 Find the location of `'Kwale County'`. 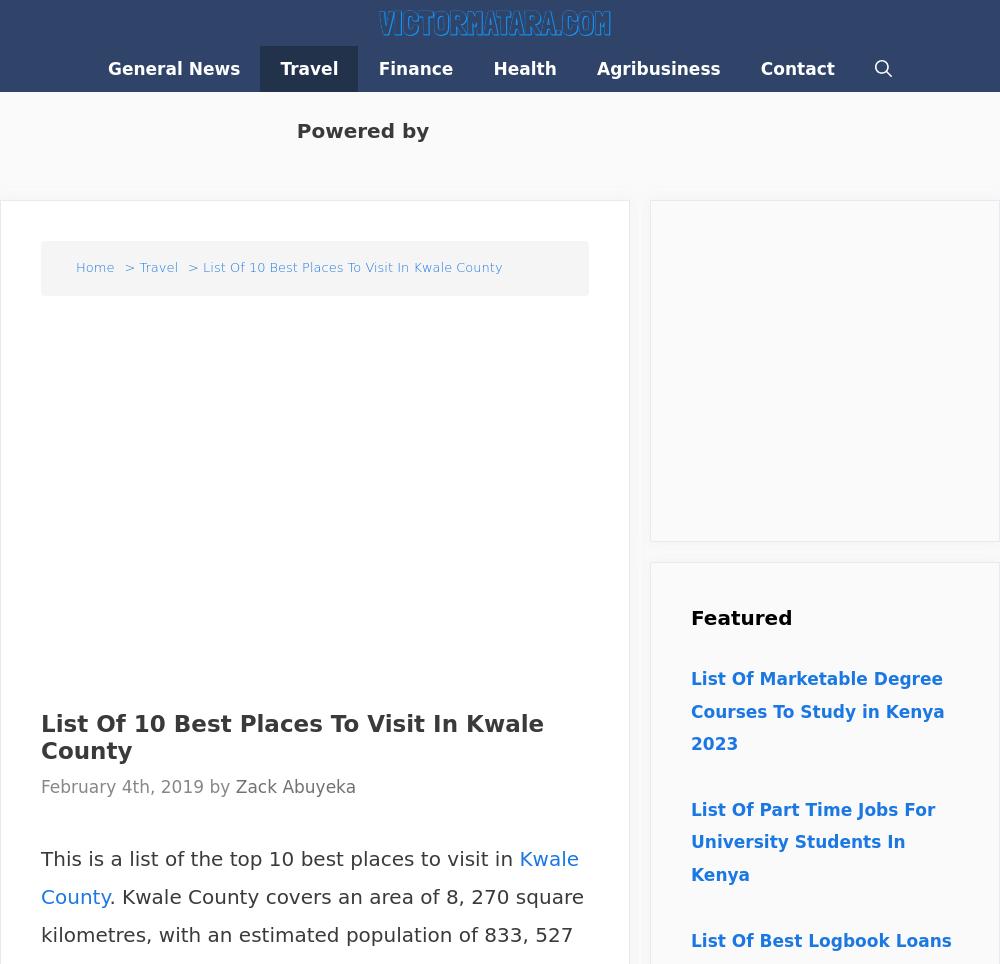

'Kwale County' is located at coordinates (310, 878).